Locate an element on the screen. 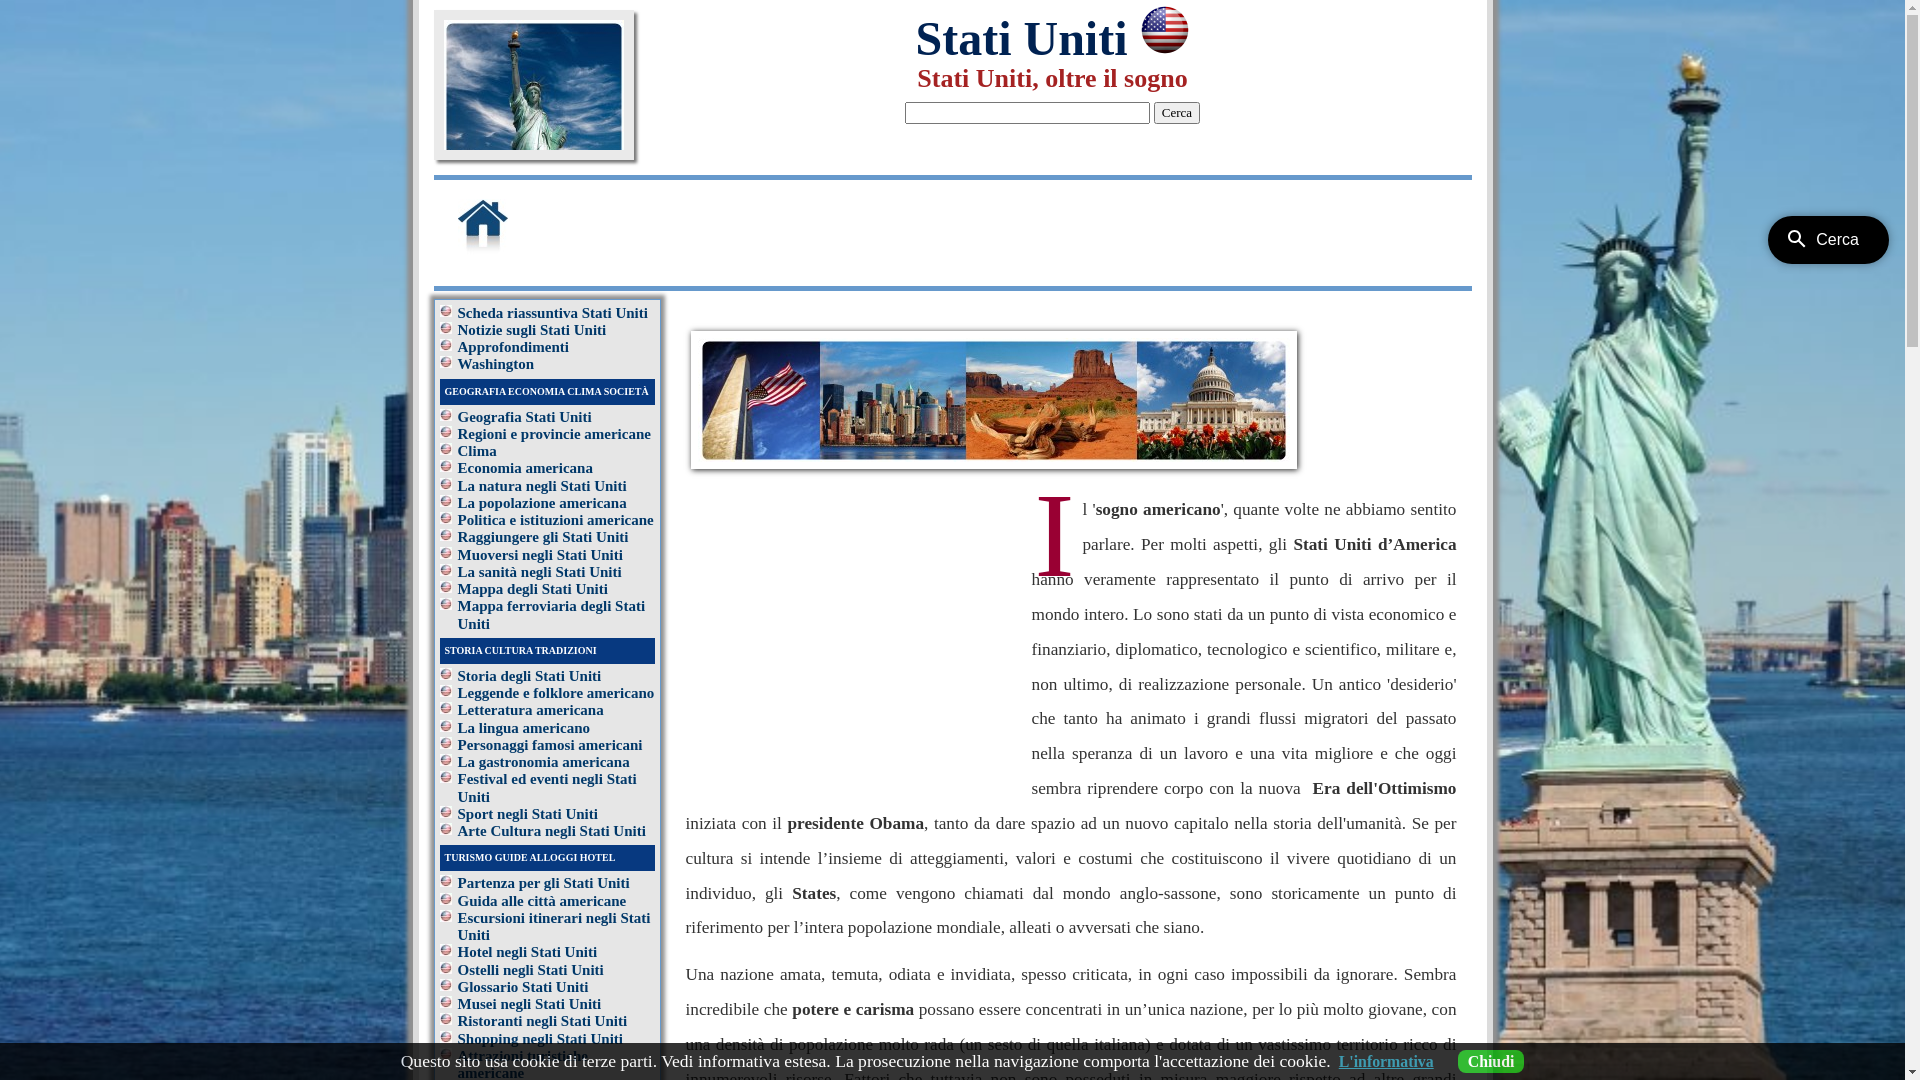  'Scheda riassuntiva Stati Uniti' is located at coordinates (552, 312).